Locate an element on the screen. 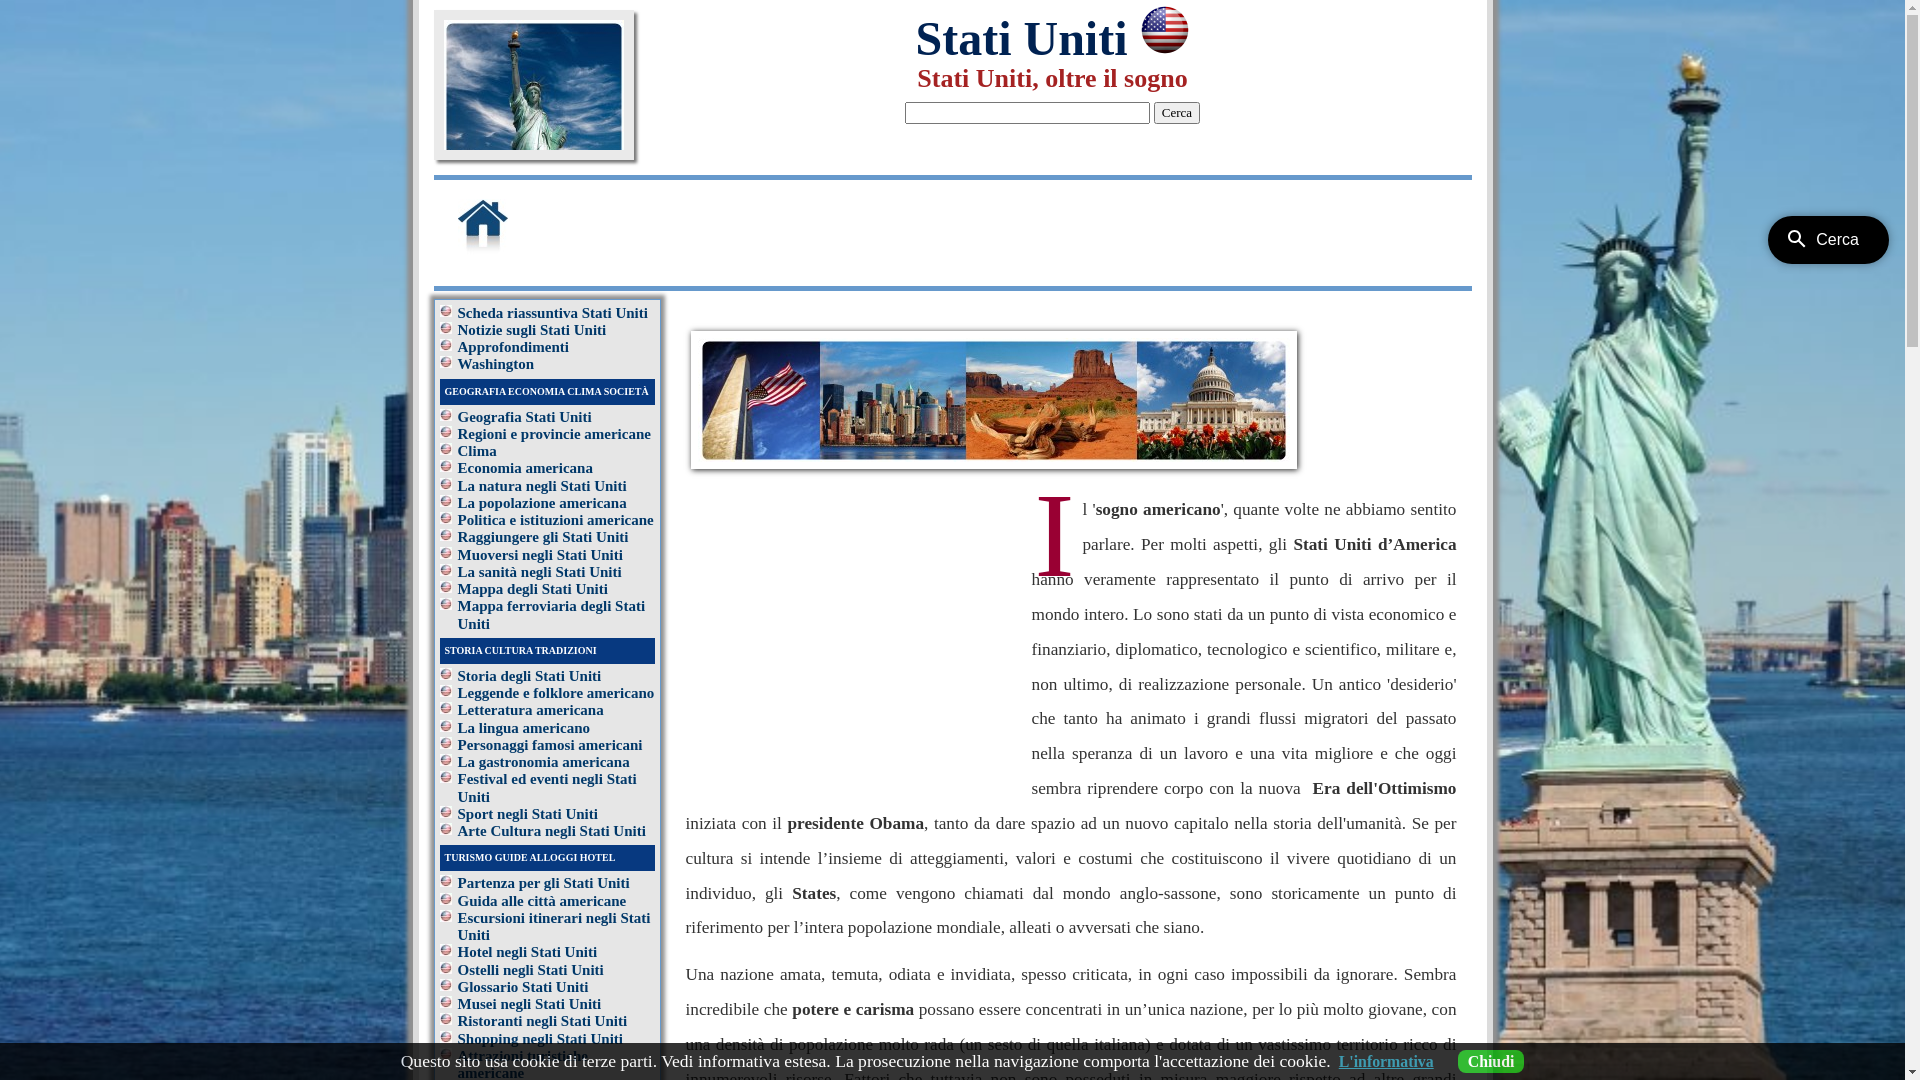  'Scheda riassuntiva Stati Uniti' is located at coordinates (552, 312).